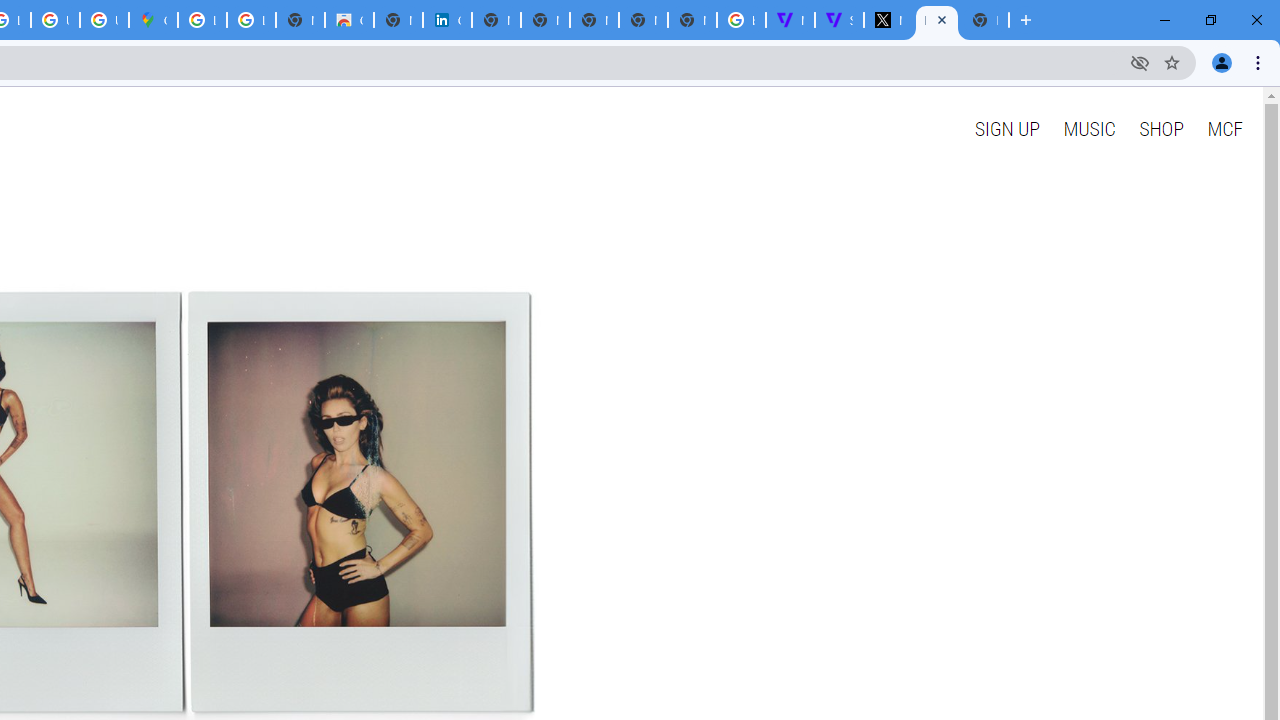 The width and height of the screenshot is (1280, 720). I want to click on 'SIGN UP', so click(1006, 128).